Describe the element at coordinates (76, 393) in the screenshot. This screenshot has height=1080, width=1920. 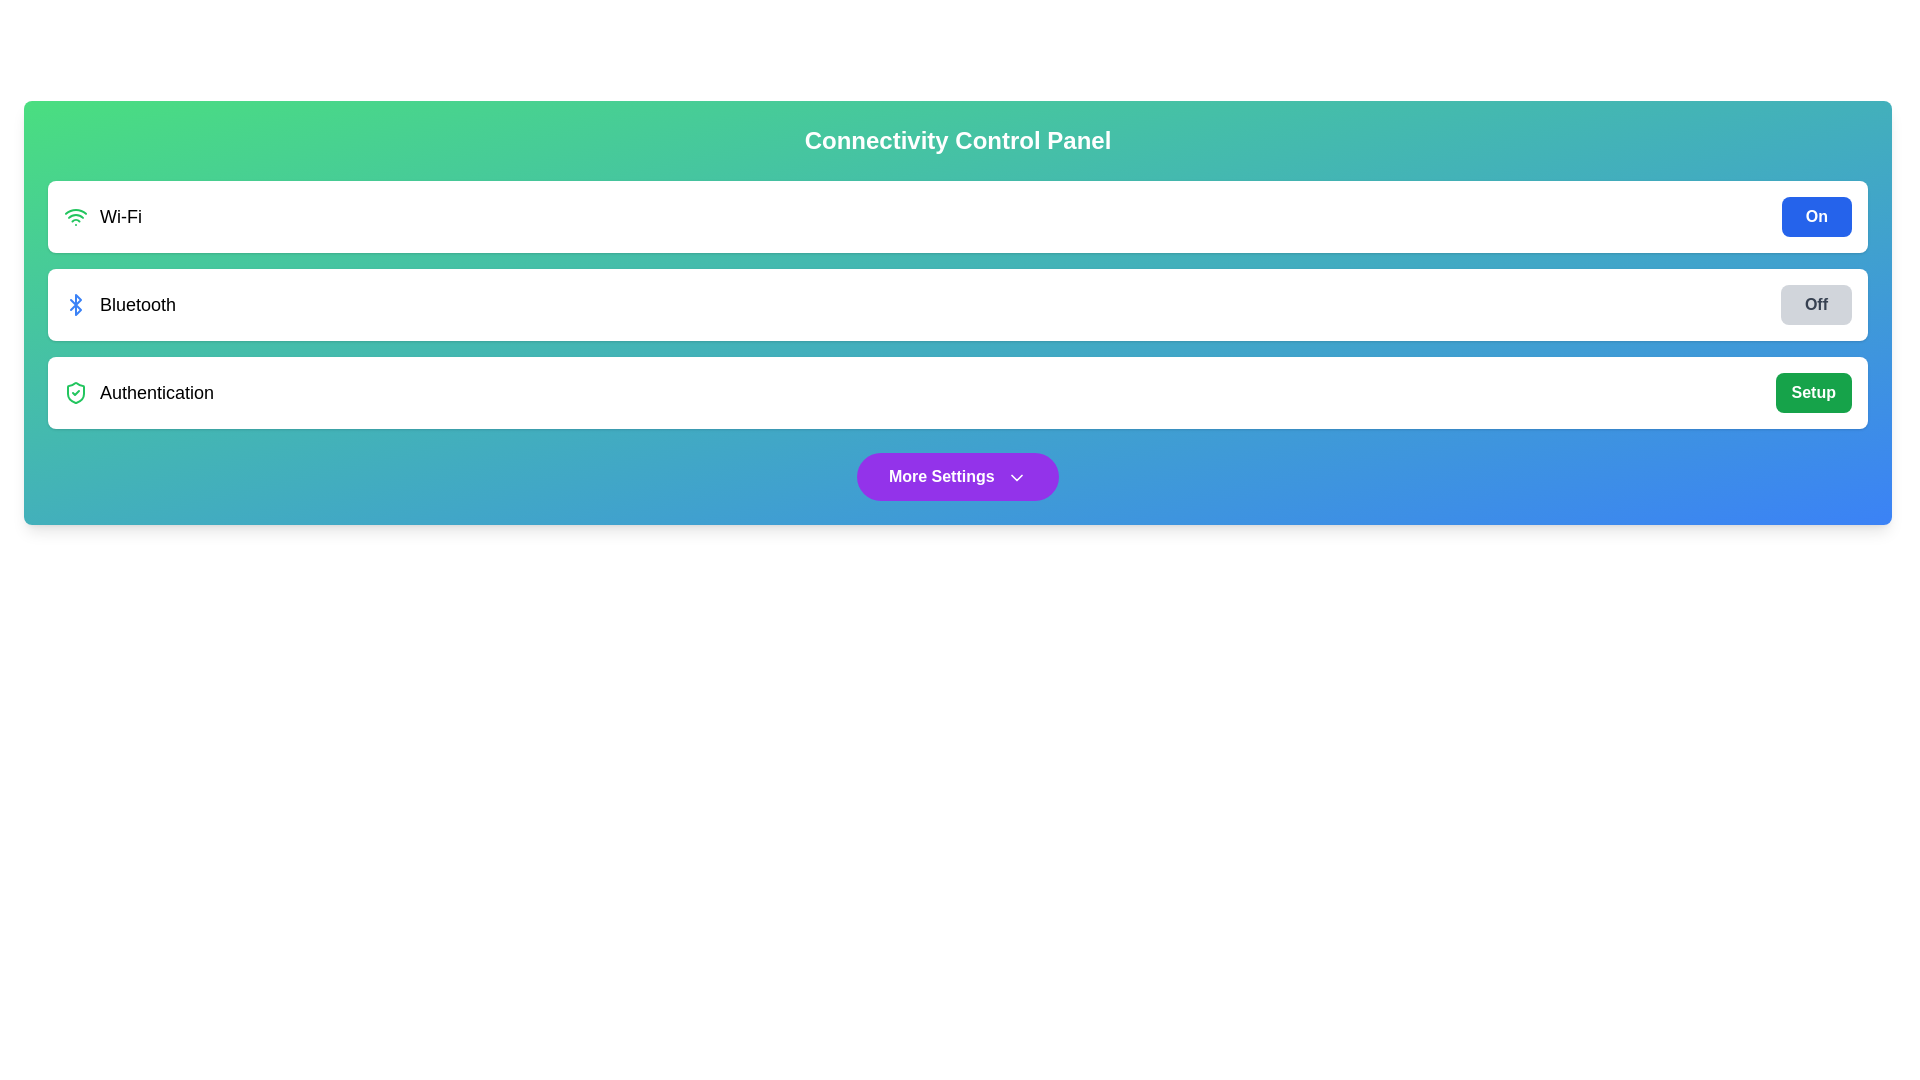
I see `the status indicator icon located in the 'Authentication' section, which is positioned to the far left of the text label 'Authentication'` at that location.